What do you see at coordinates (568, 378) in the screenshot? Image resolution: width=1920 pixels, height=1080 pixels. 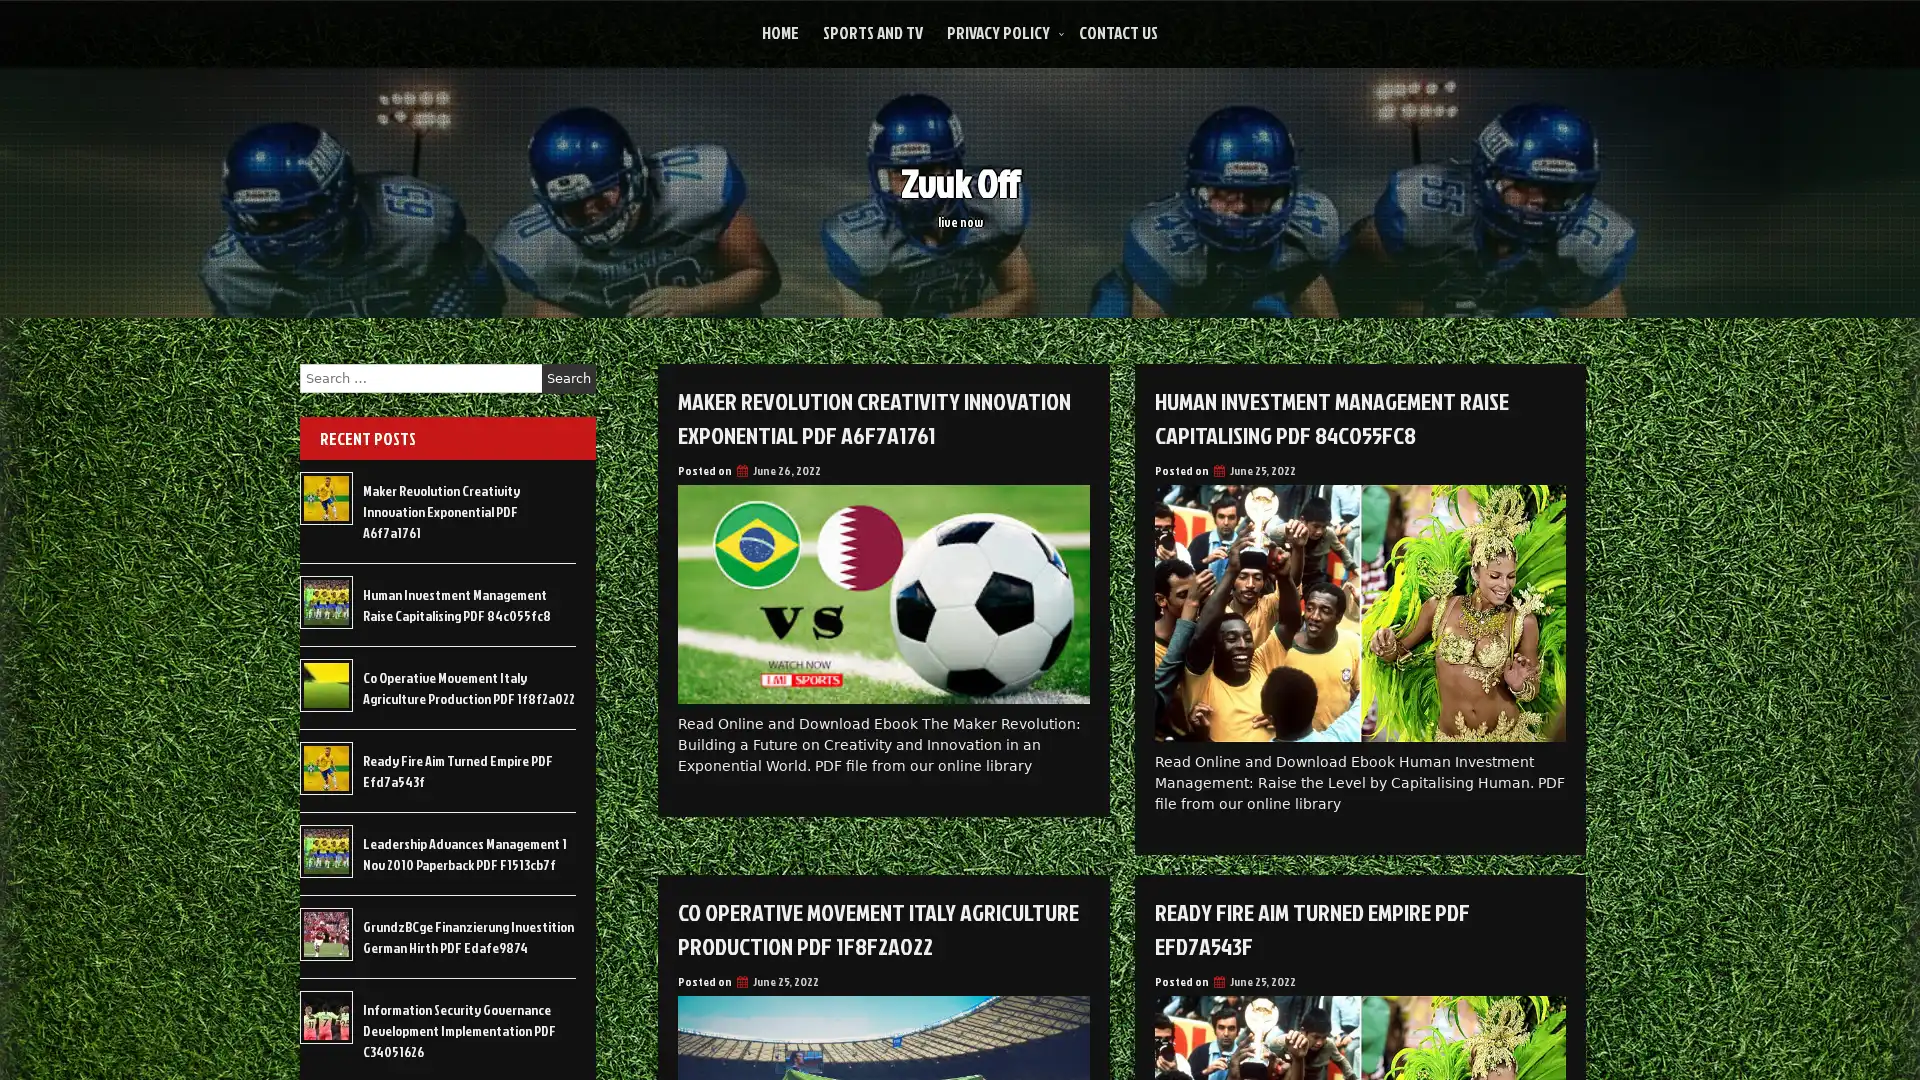 I see `Search` at bounding box center [568, 378].